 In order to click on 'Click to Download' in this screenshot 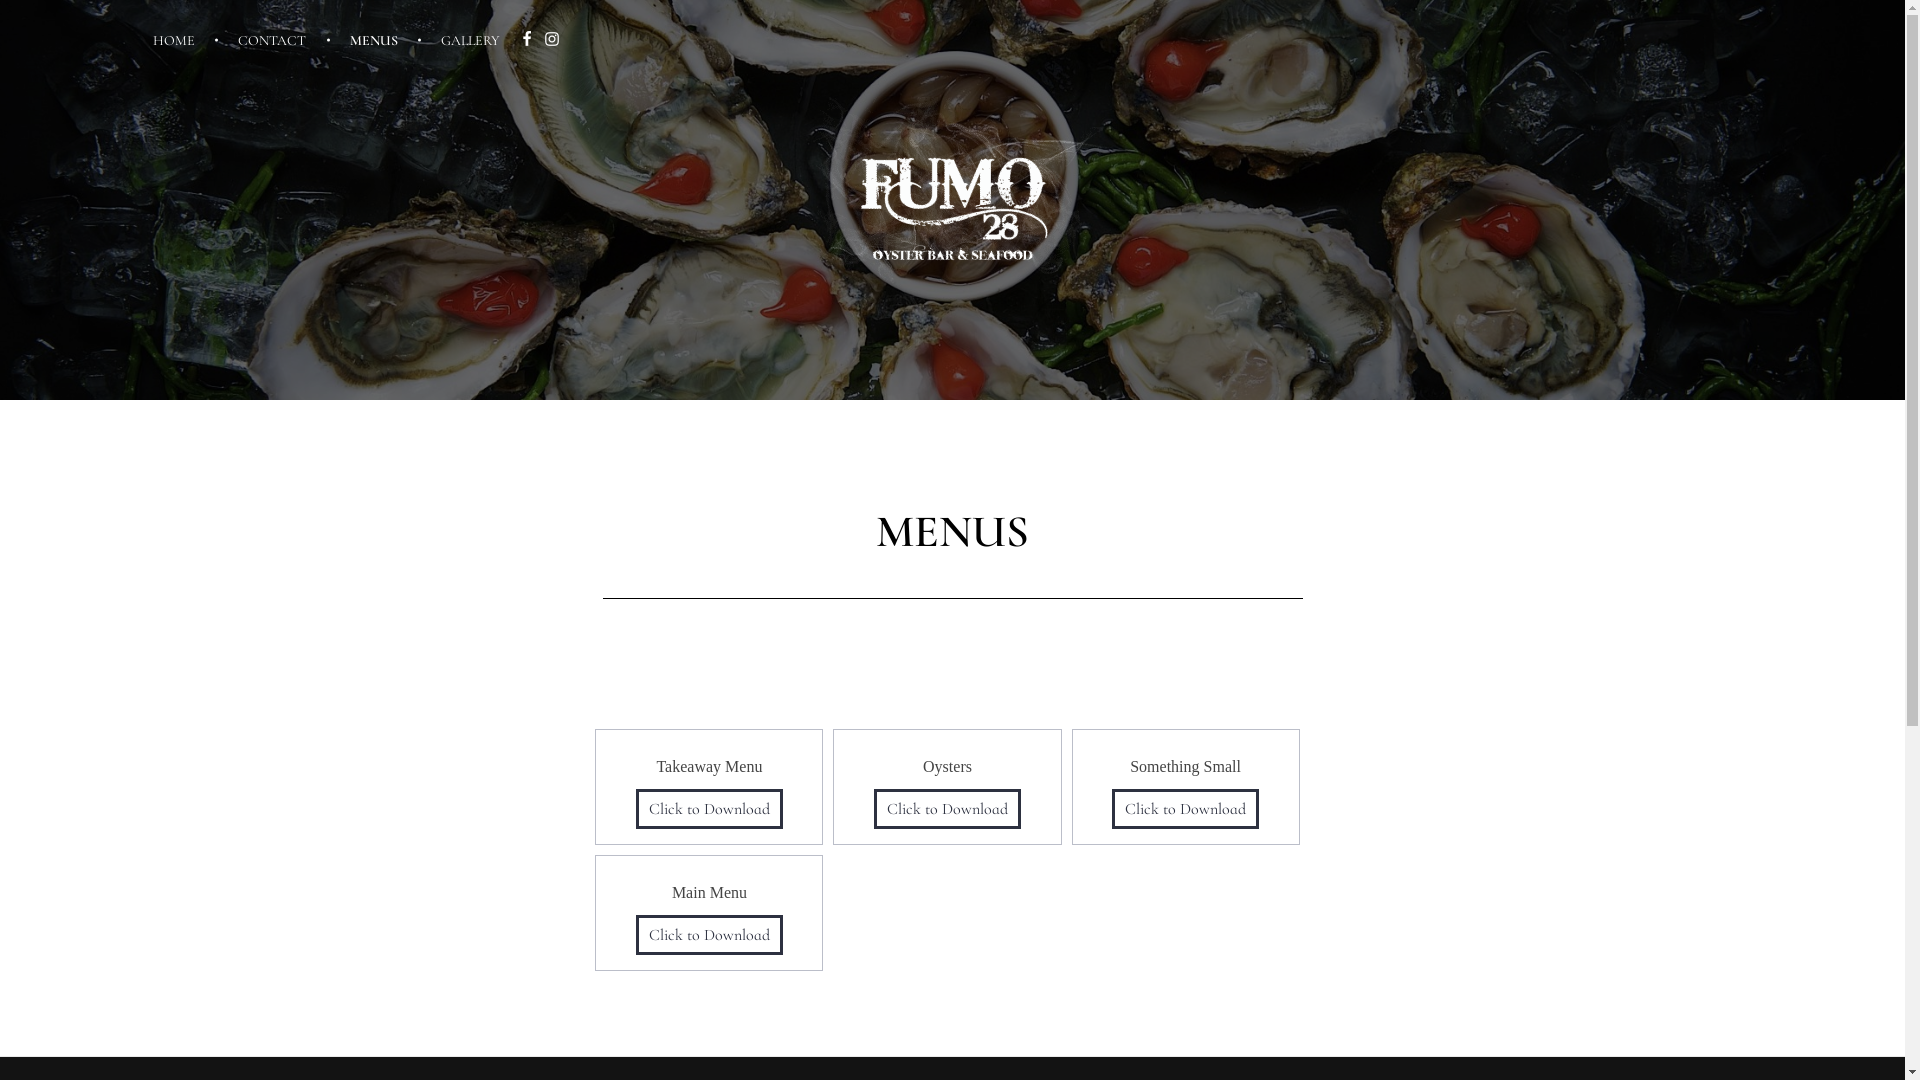, I will do `click(709, 934)`.